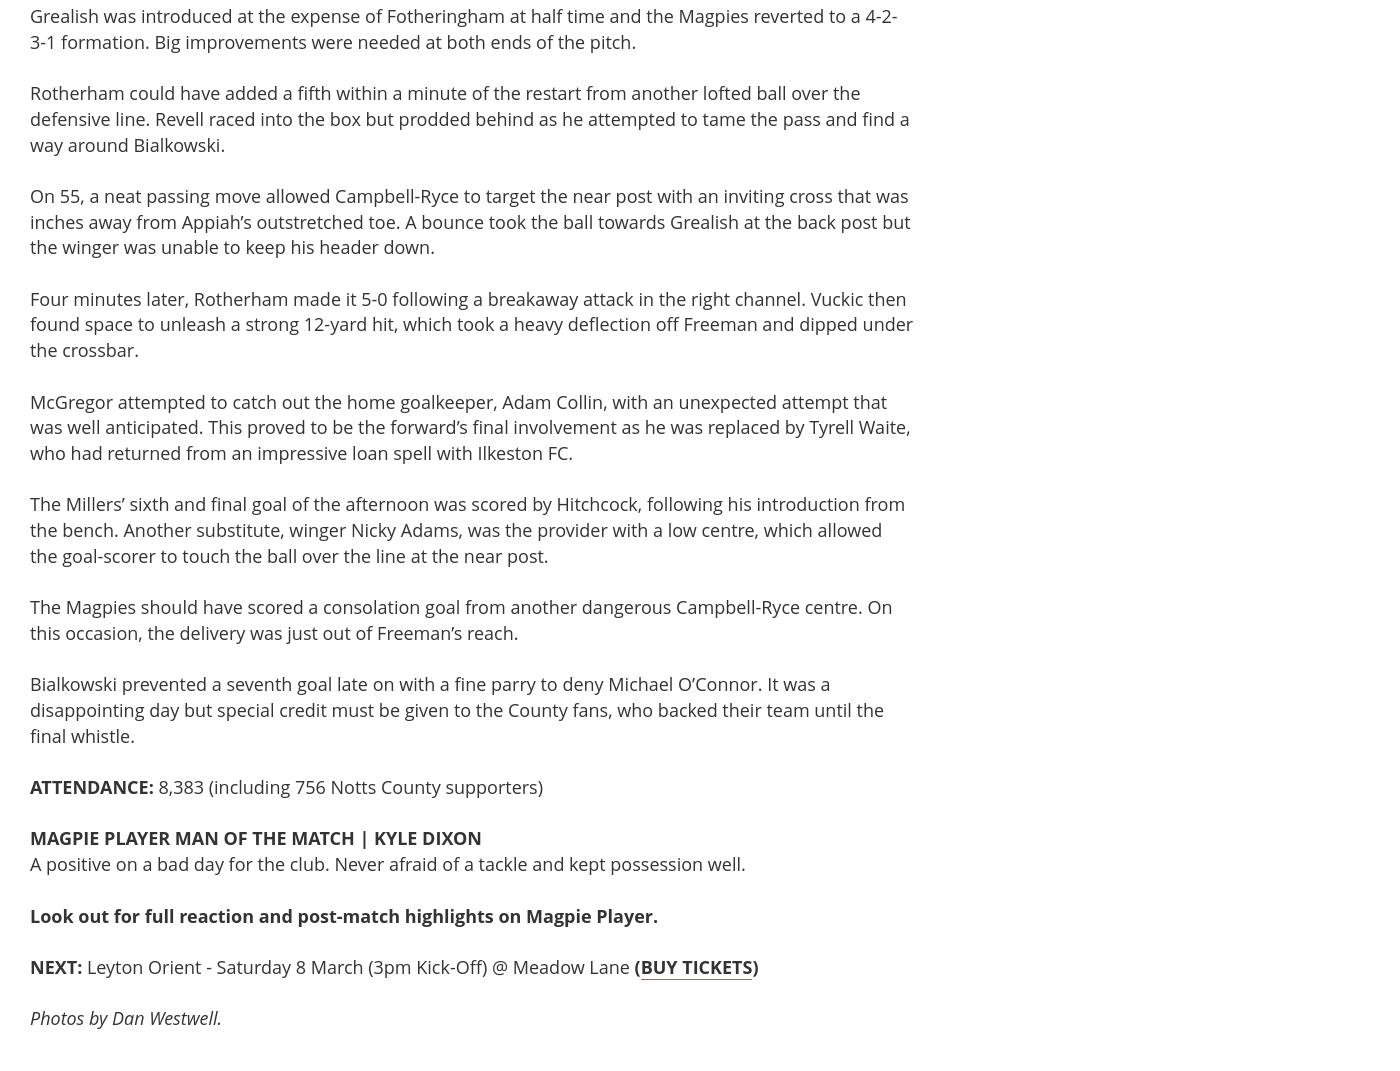 The width and height of the screenshot is (1400, 1071). Describe the element at coordinates (126, 1017) in the screenshot. I see `'Photos by Dan Westwell.'` at that location.